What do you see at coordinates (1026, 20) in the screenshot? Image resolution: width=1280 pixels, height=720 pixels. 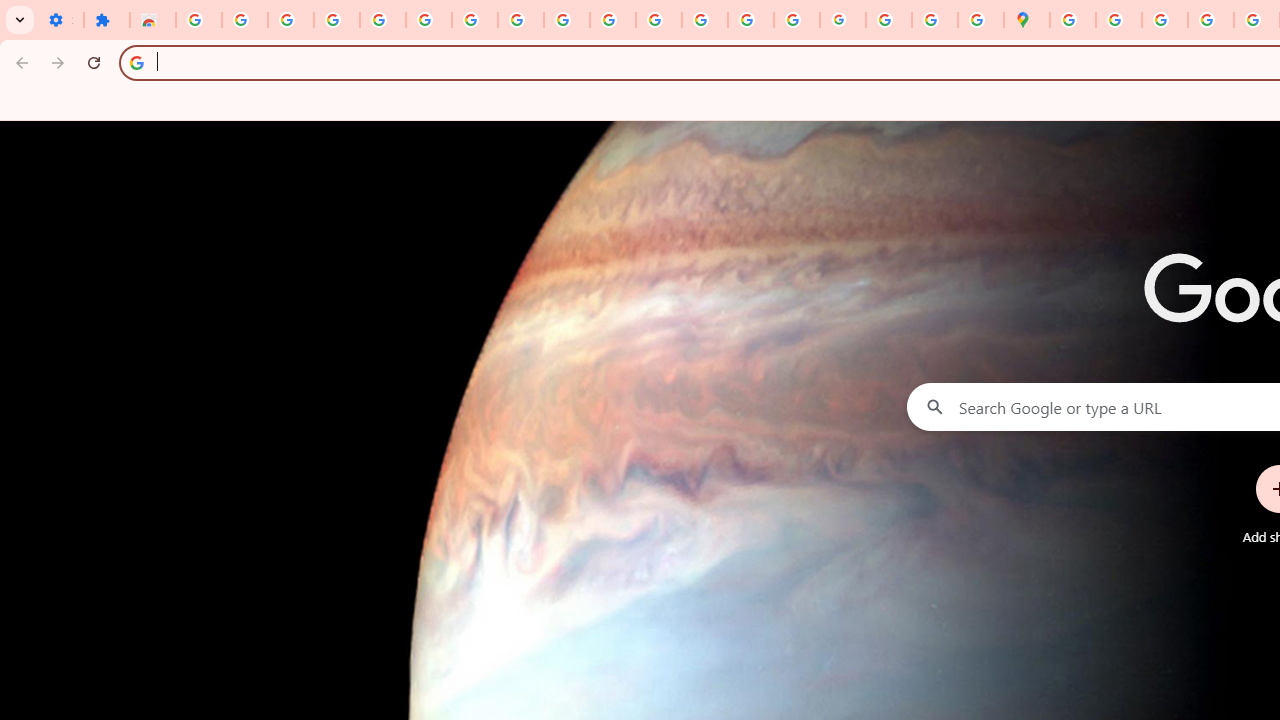 I see `'Google Maps'` at bounding box center [1026, 20].